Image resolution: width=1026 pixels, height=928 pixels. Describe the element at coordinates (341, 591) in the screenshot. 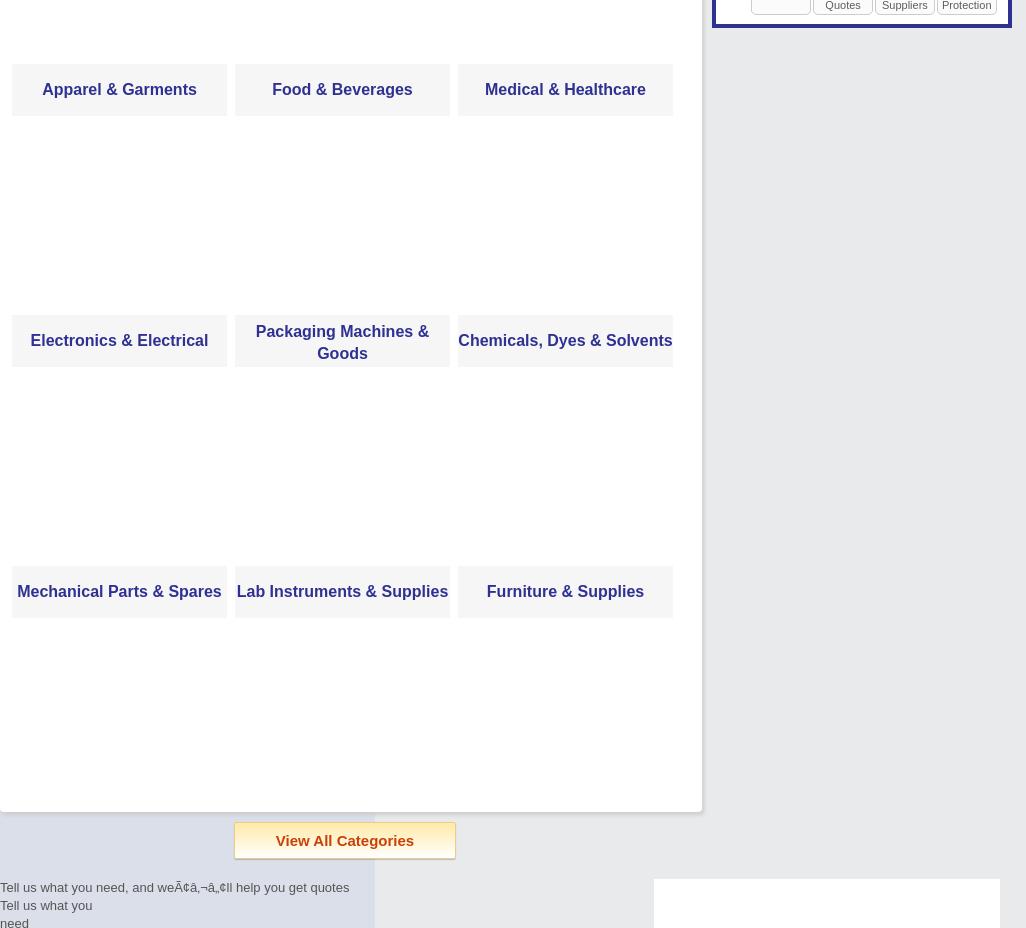

I see `'Lab Instruments & Supplies'` at that location.